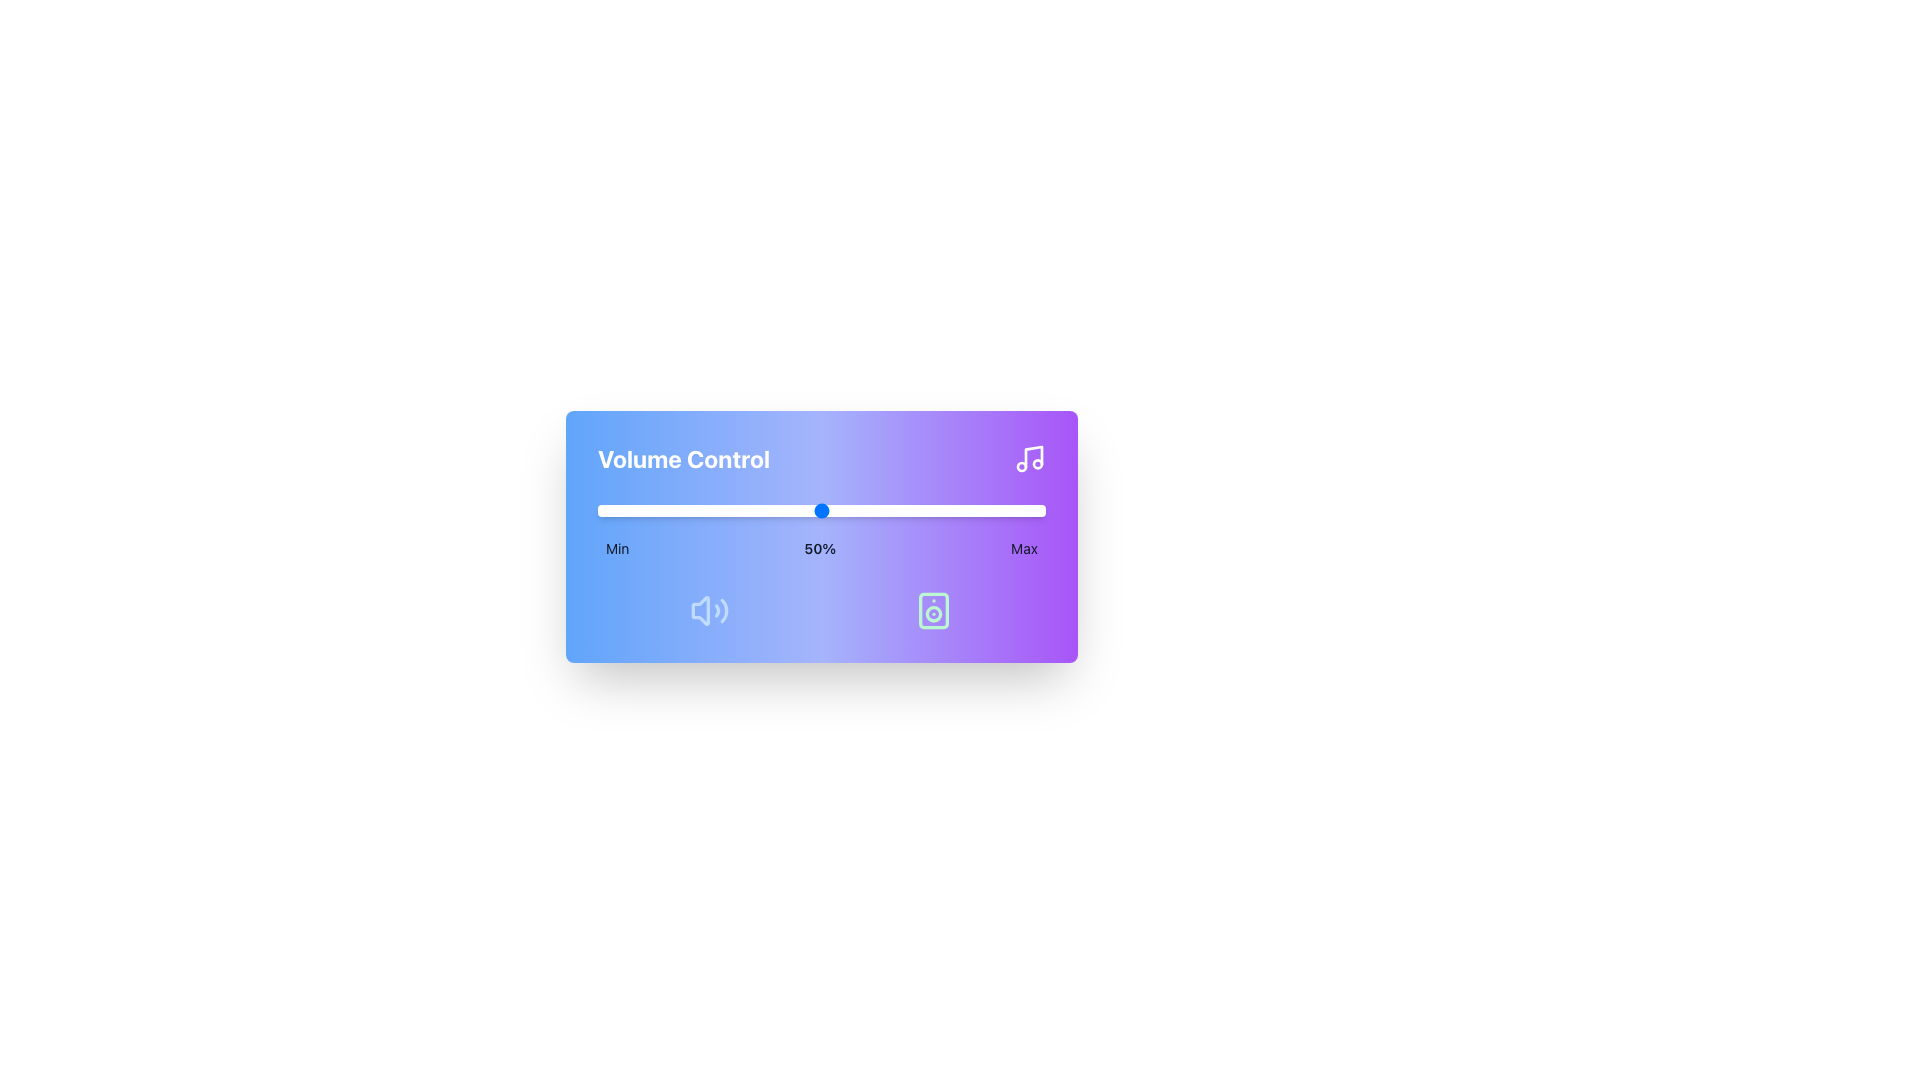  Describe the element at coordinates (933, 609) in the screenshot. I see `the speaker icon with a green outline located at the bottom-right of the audio control section` at that location.